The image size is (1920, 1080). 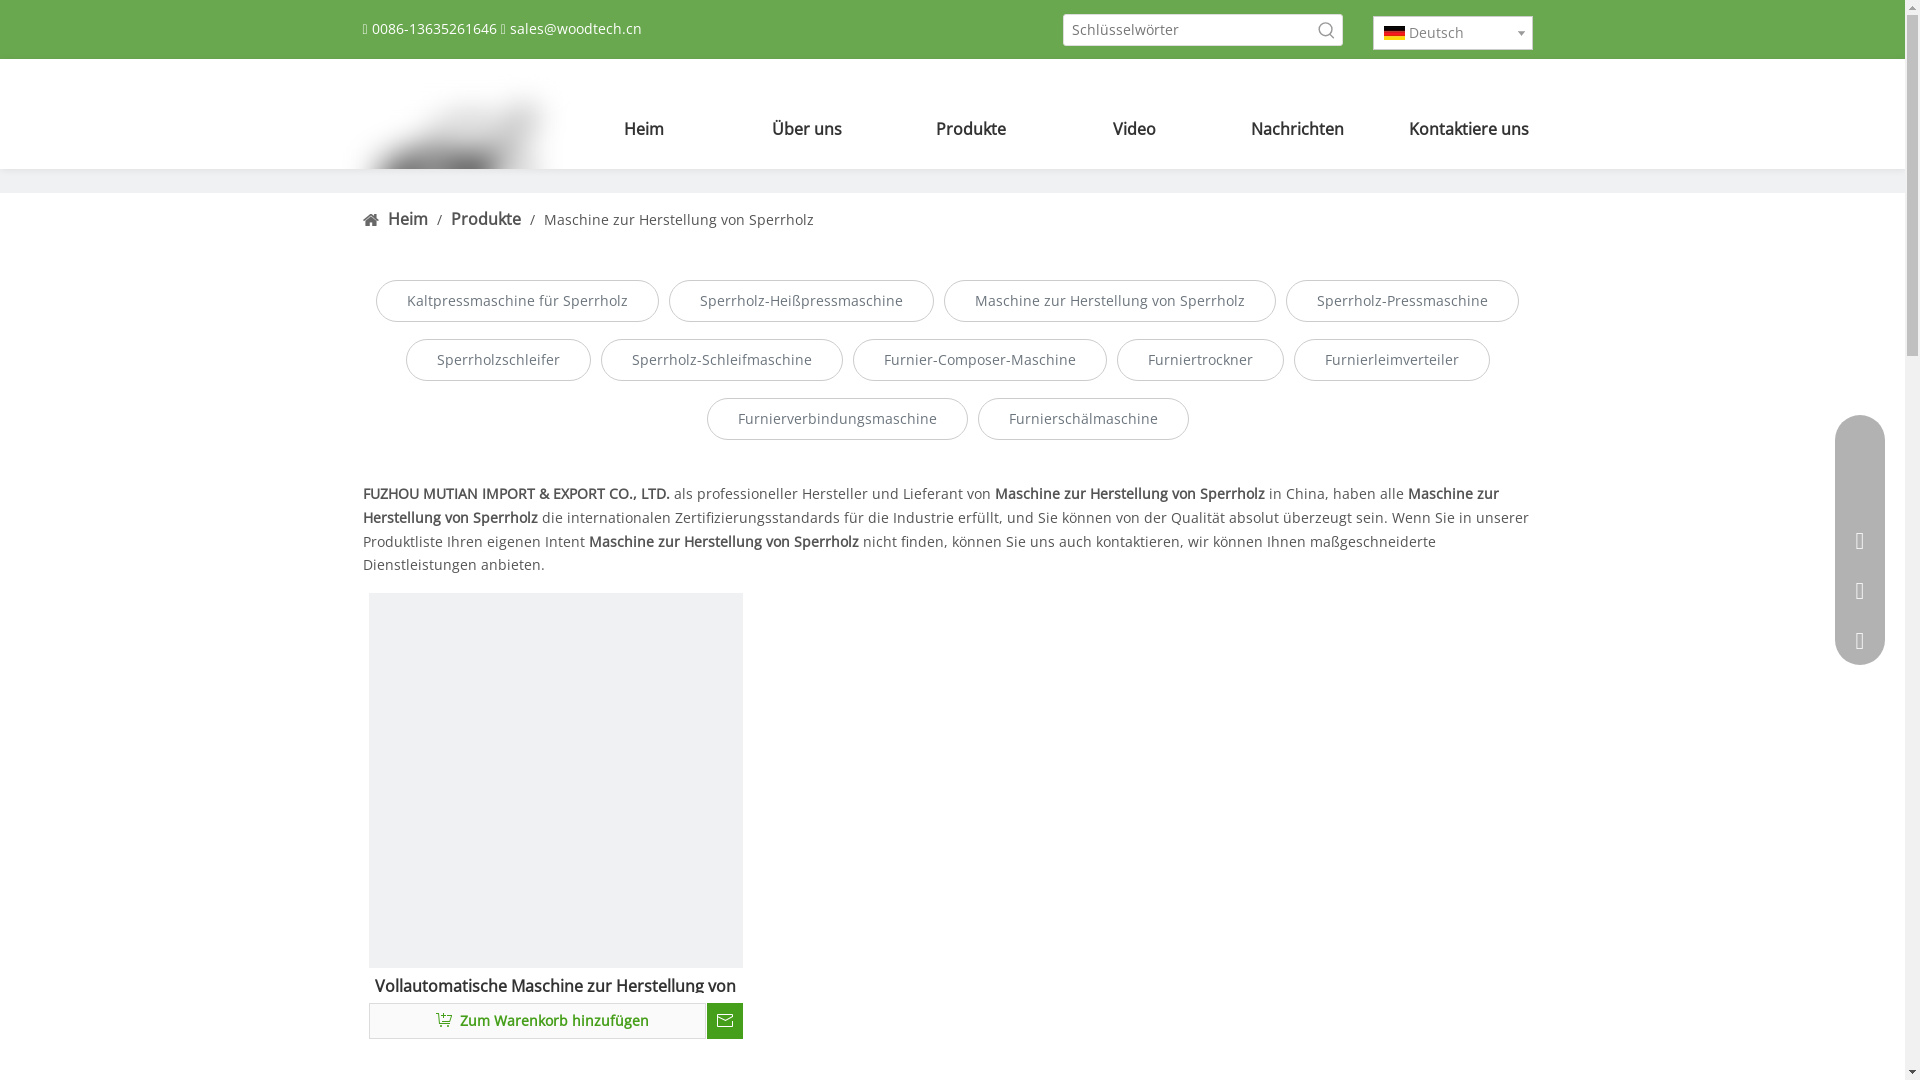 I want to click on 'Furnier-Composer-Maschine', so click(x=979, y=358).